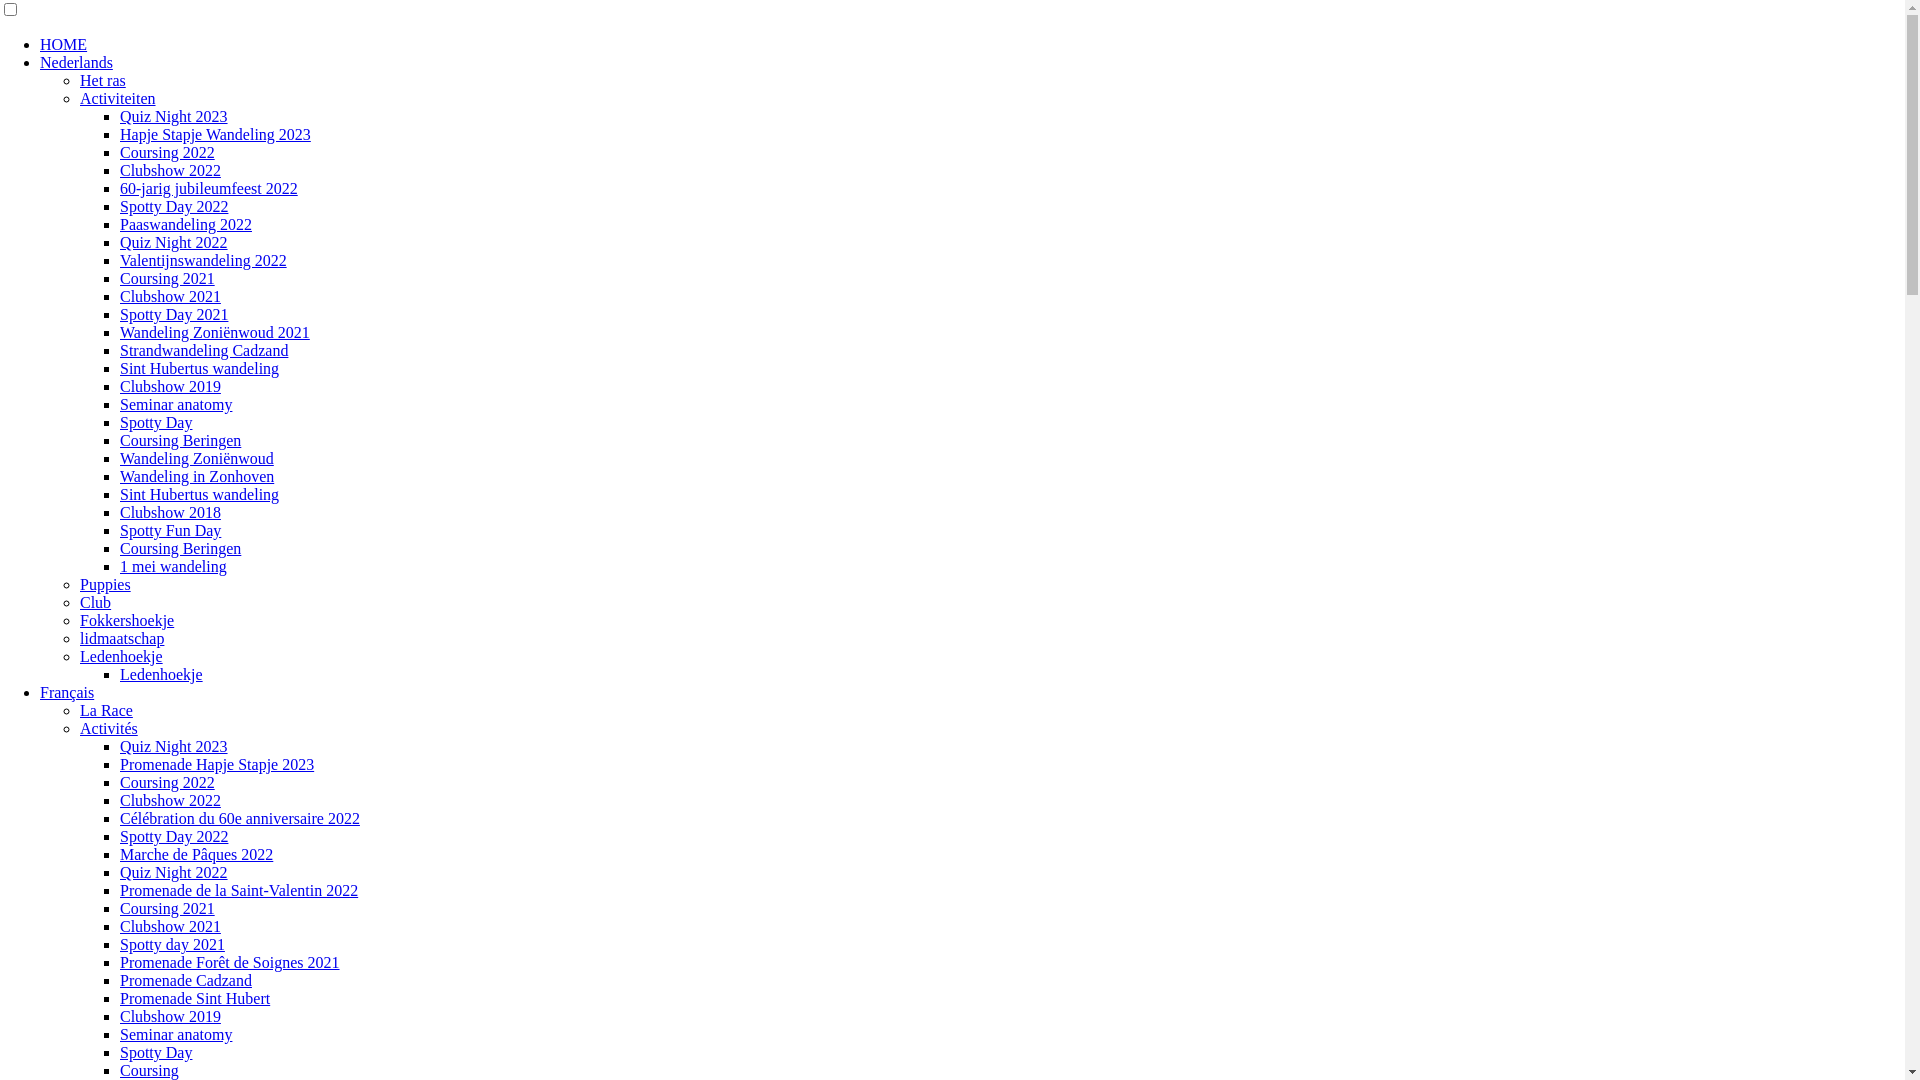 Image resolution: width=1920 pixels, height=1080 pixels. I want to click on 'Activiteiten', so click(117, 98).